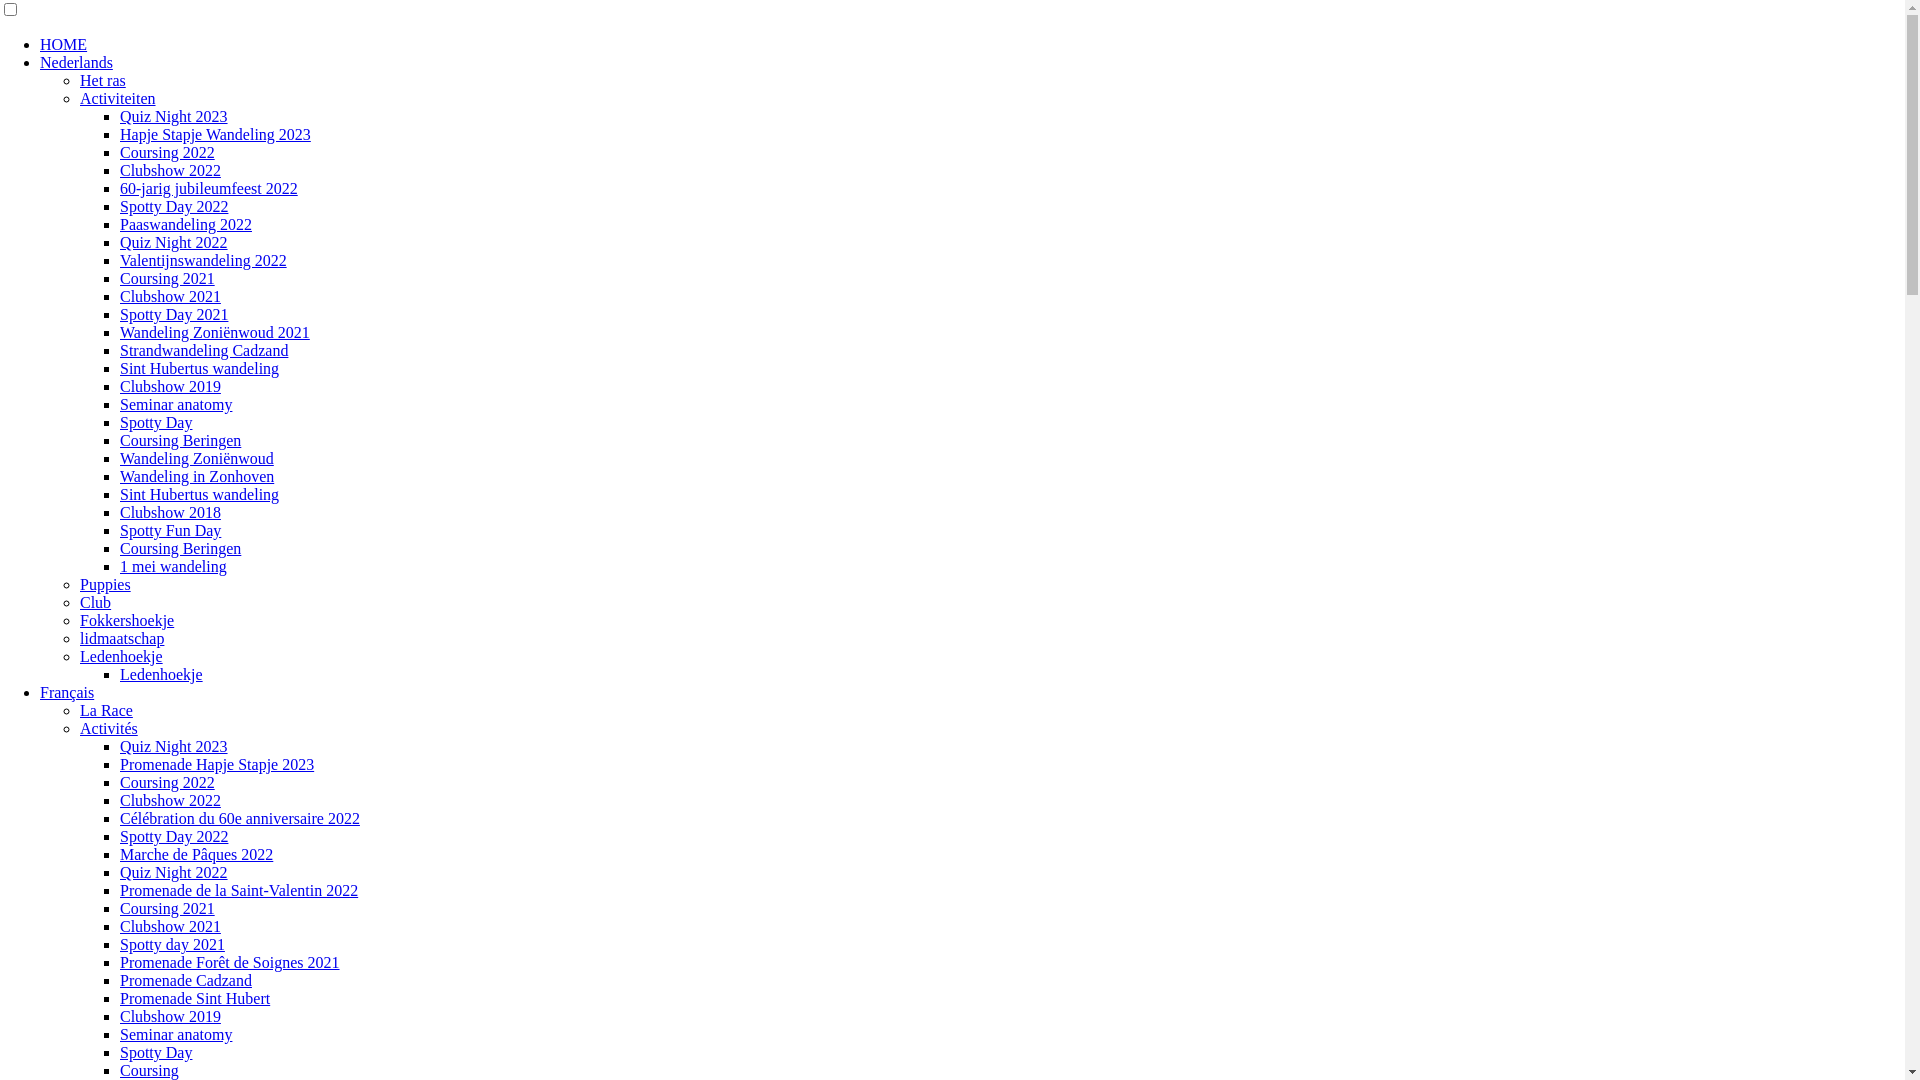 Image resolution: width=1920 pixels, height=1080 pixels. I want to click on 'Activiteiten', so click(117, 98).